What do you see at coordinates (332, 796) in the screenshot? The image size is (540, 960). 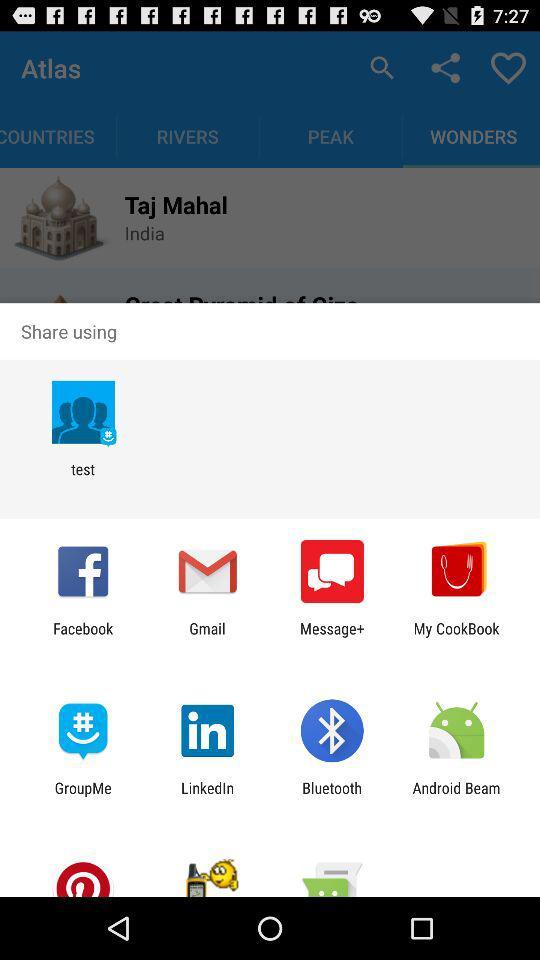 I see `the app to the left of android beam` at bounding box center [332, 796].